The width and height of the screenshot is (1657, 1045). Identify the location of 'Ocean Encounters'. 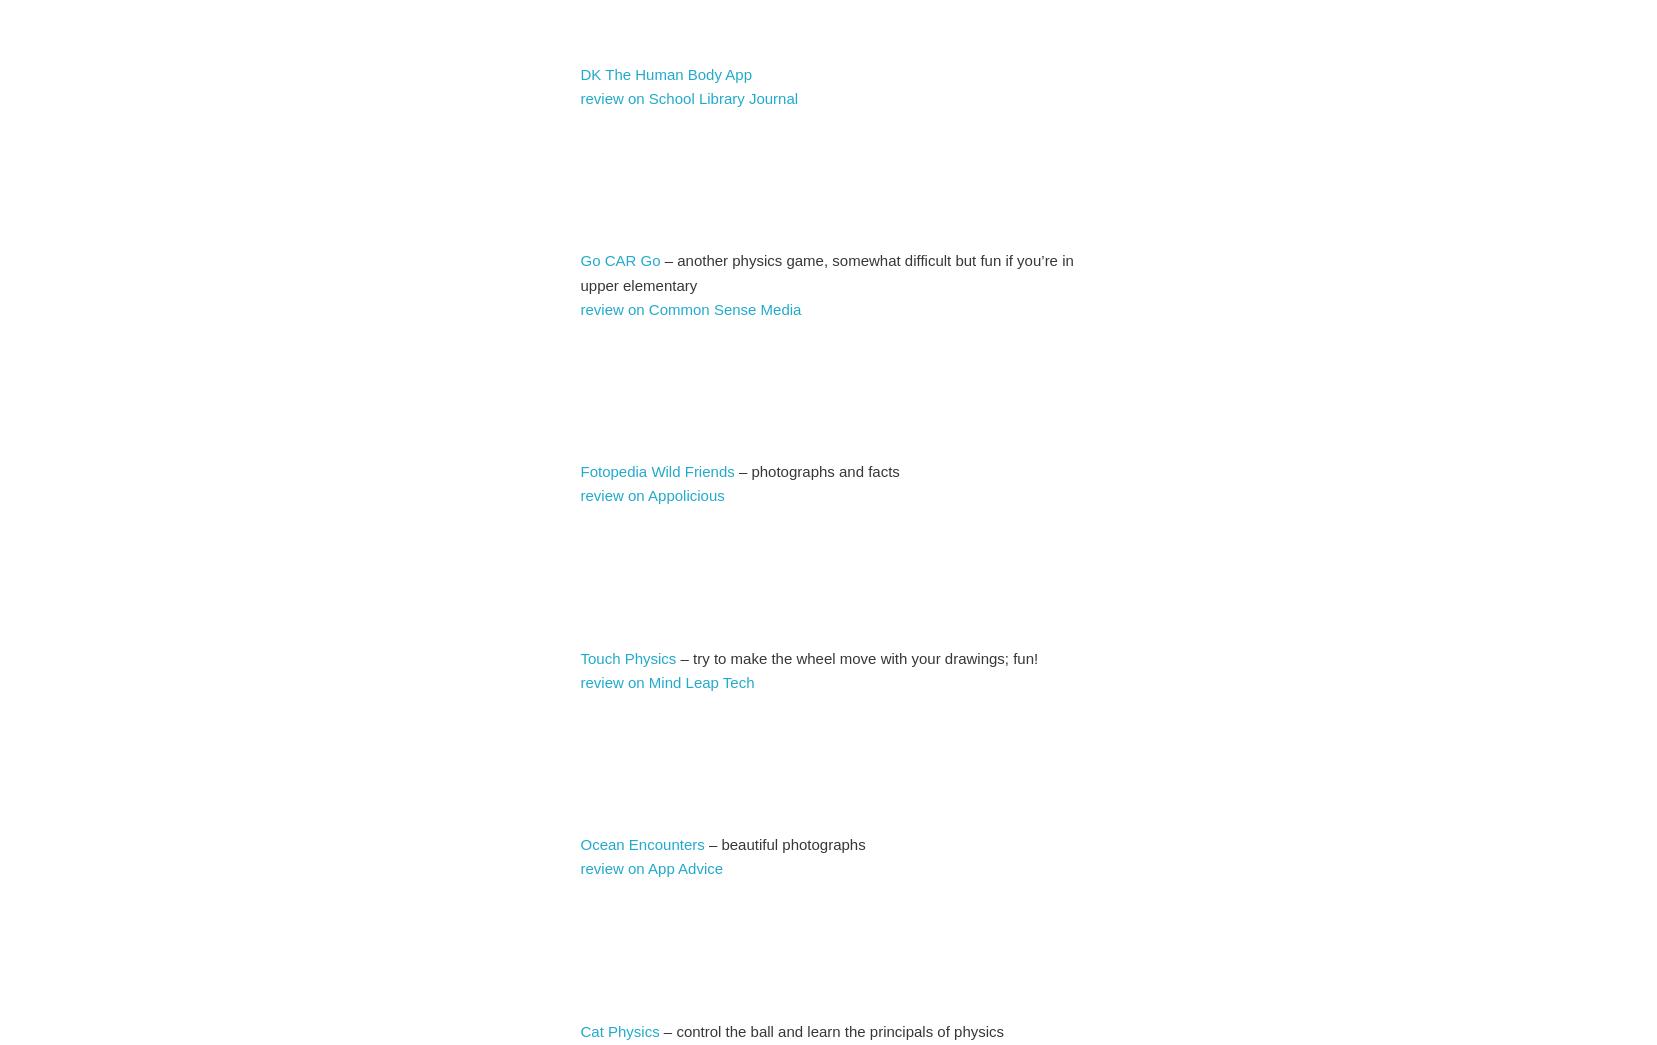
(641, 843).